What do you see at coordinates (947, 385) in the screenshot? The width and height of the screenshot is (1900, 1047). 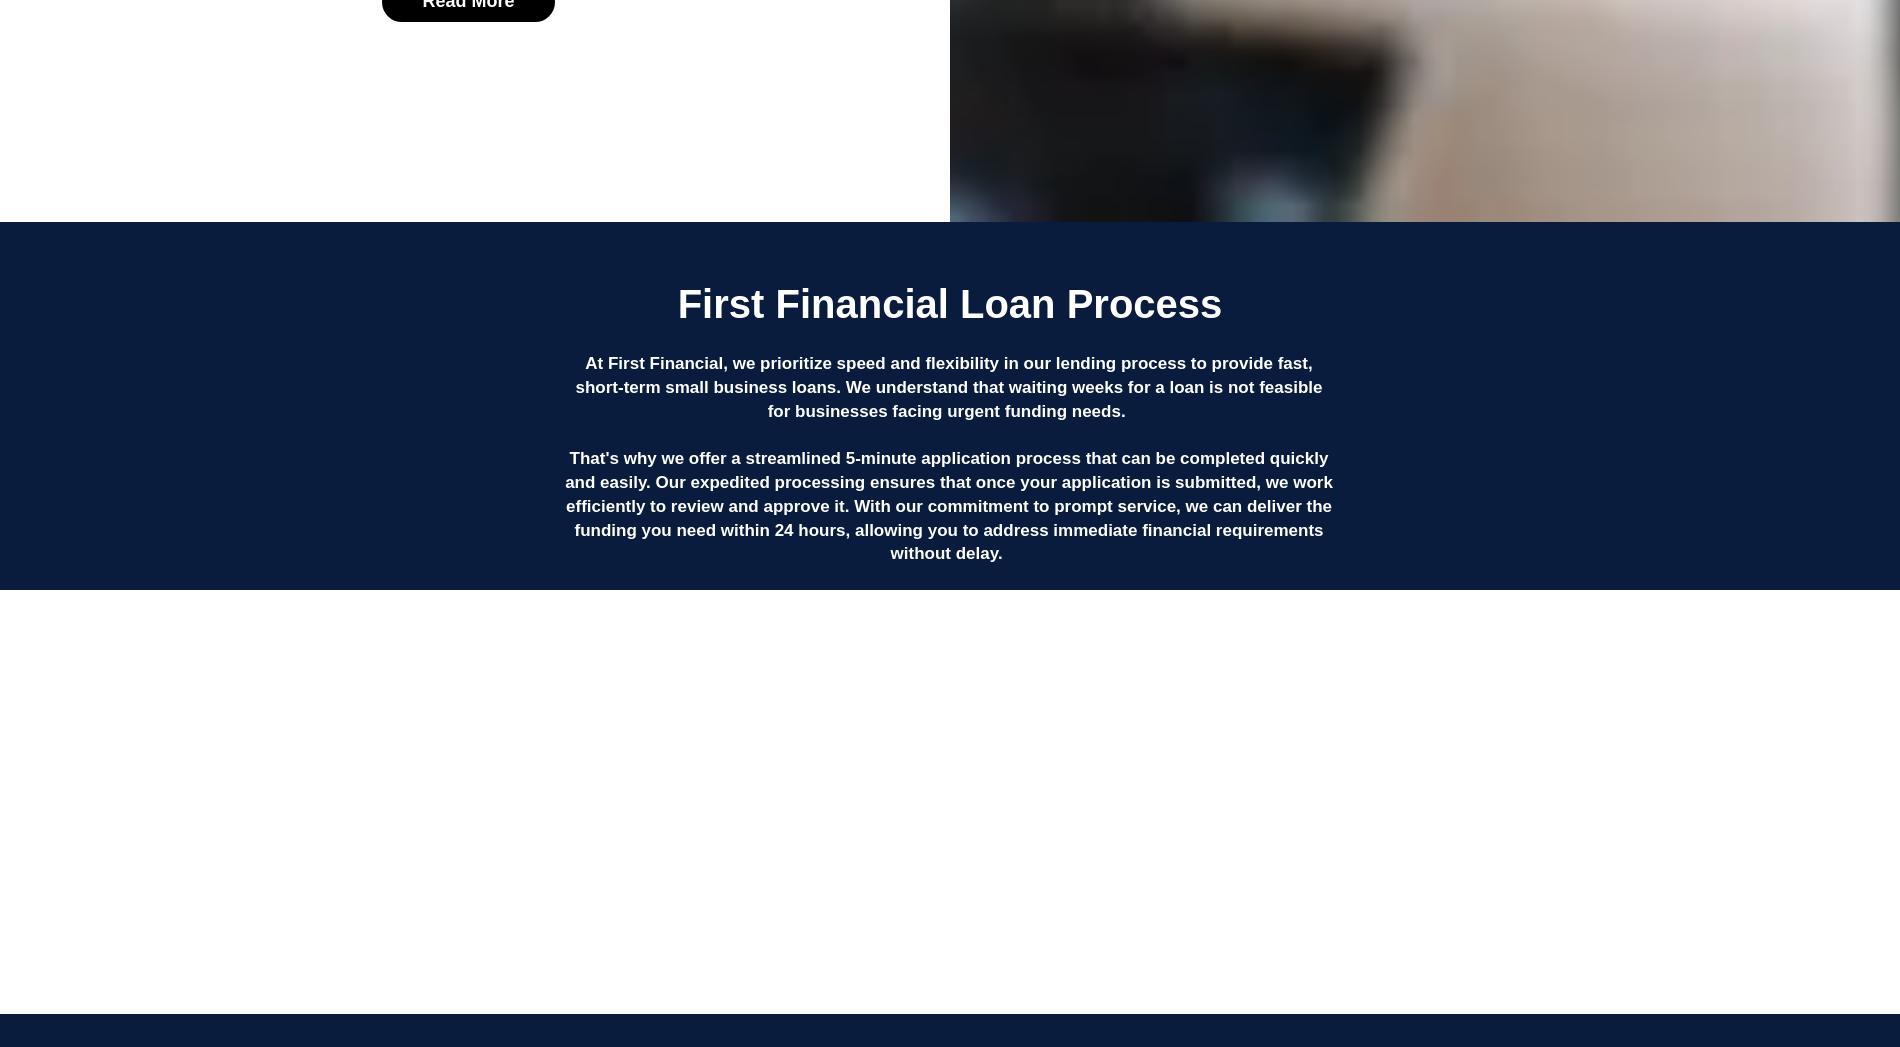 I see `'At First Financial, we prioritize speed and flexibility in our lending process to provide fast, short-term small business loans. We understand that waiting weeks for a loan is not feasible for businesses facing urgent funding needs.'` at bounding box center [947, 385].